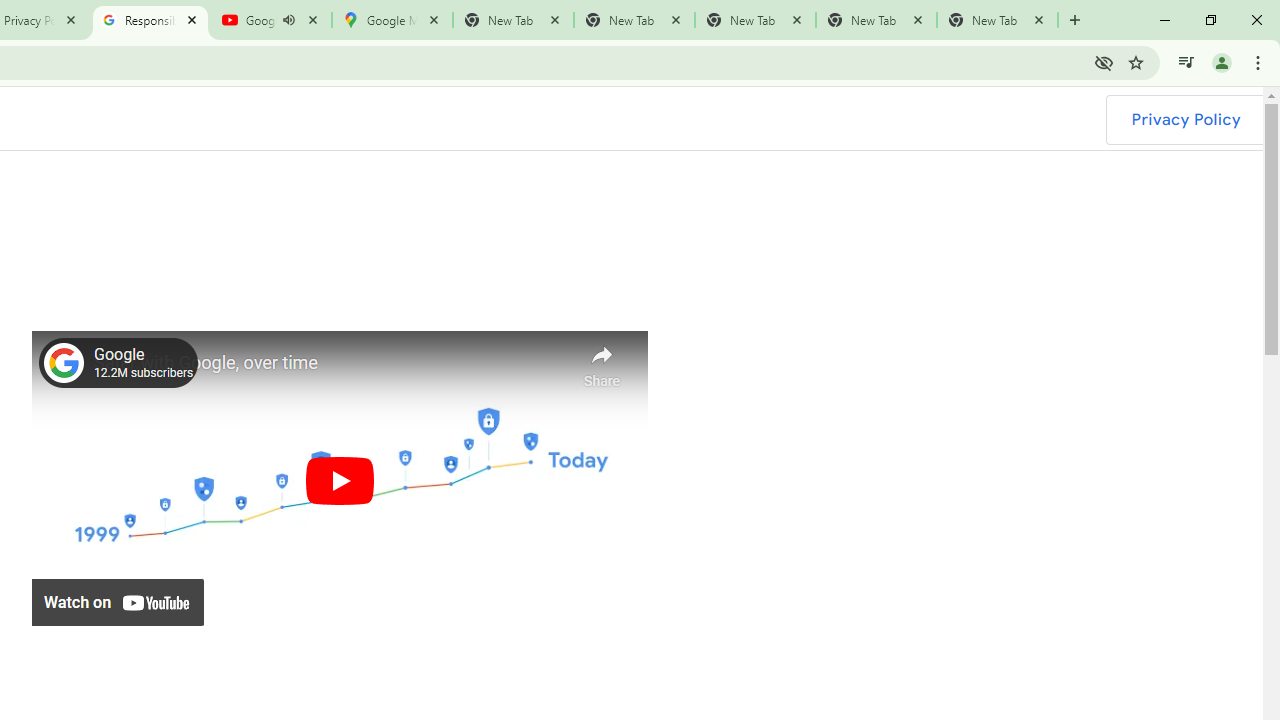 This screenshot has height=720, width=1280. What do you see at coordinates (339, 480) in the screenshot?
I see `'Play'` at bounding box center [339, 480].